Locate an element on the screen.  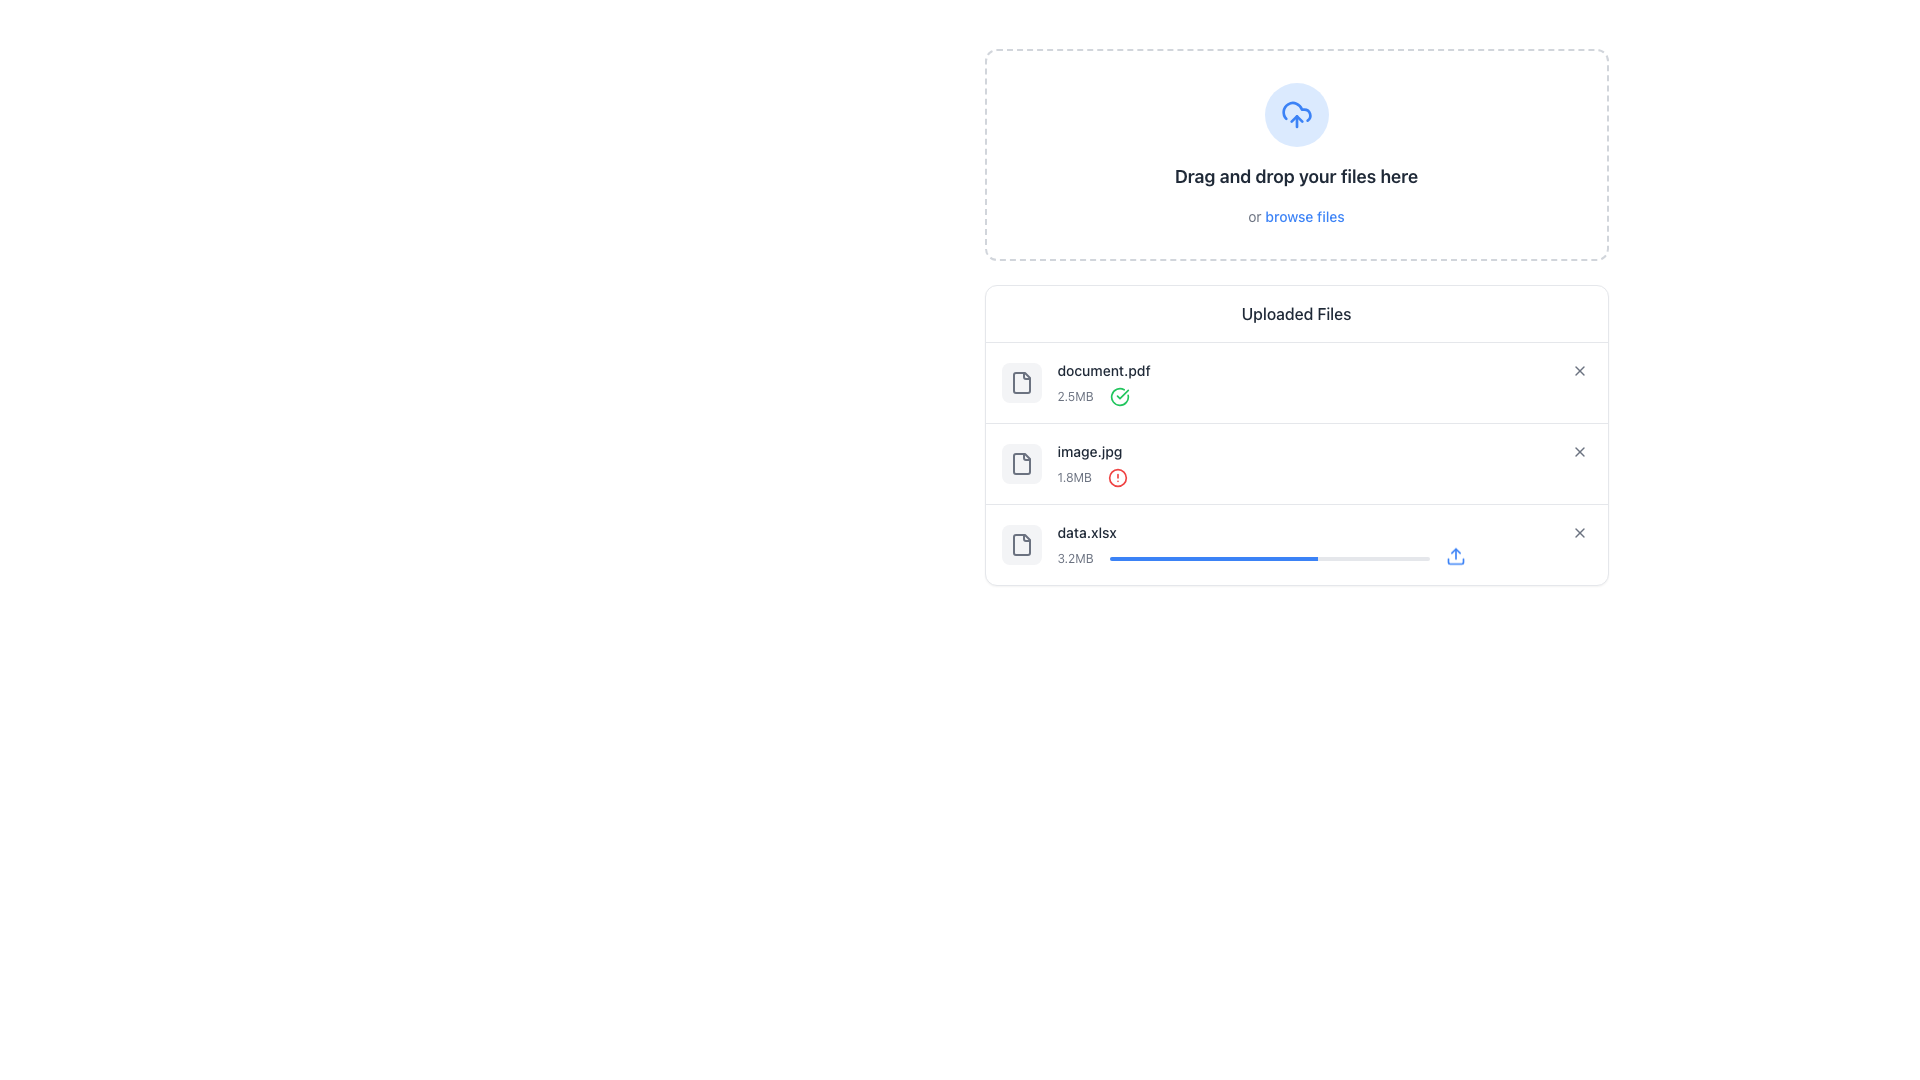
the progress status of the upload progress bar associated with the file 'data.xlsx', which is currently at 65% is located at coordinates (1268, 559).